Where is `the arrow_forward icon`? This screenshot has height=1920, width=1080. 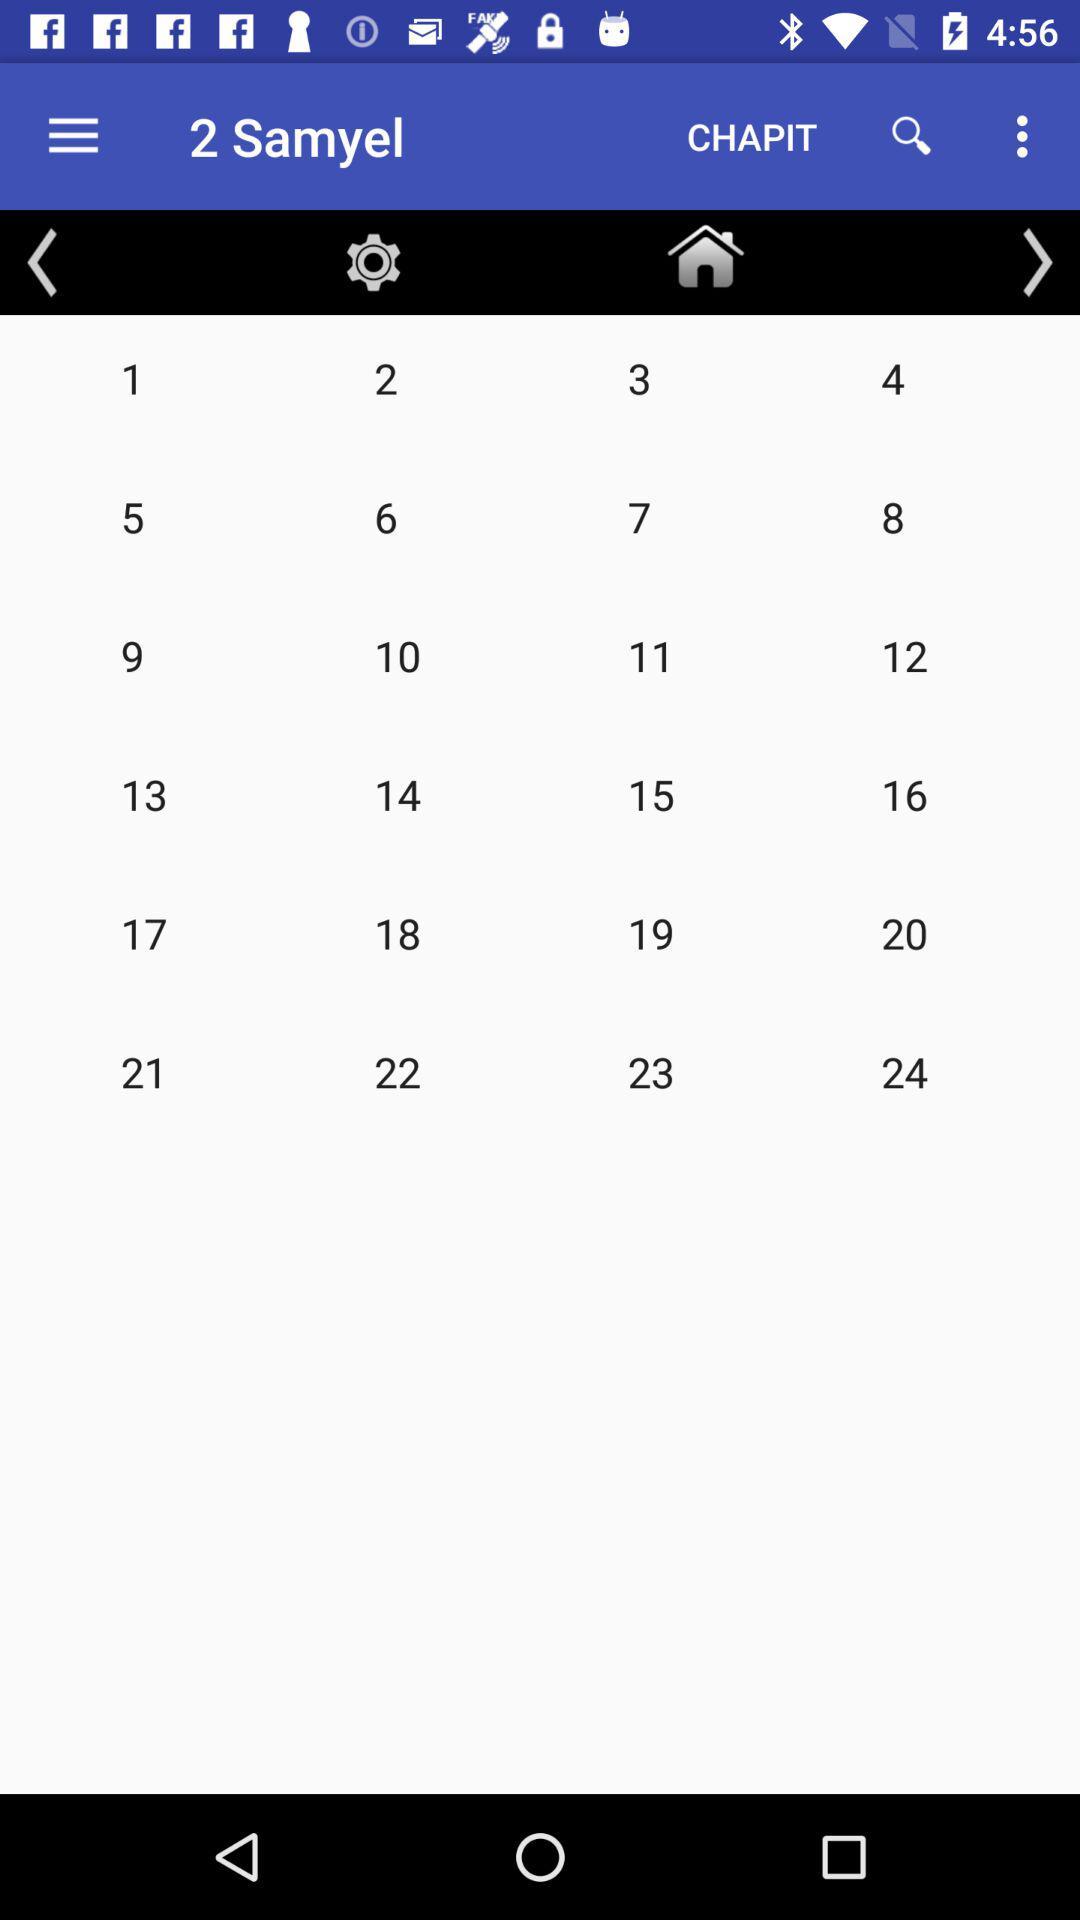
the arrow_forward icon is located at coordinates (1036, 261).